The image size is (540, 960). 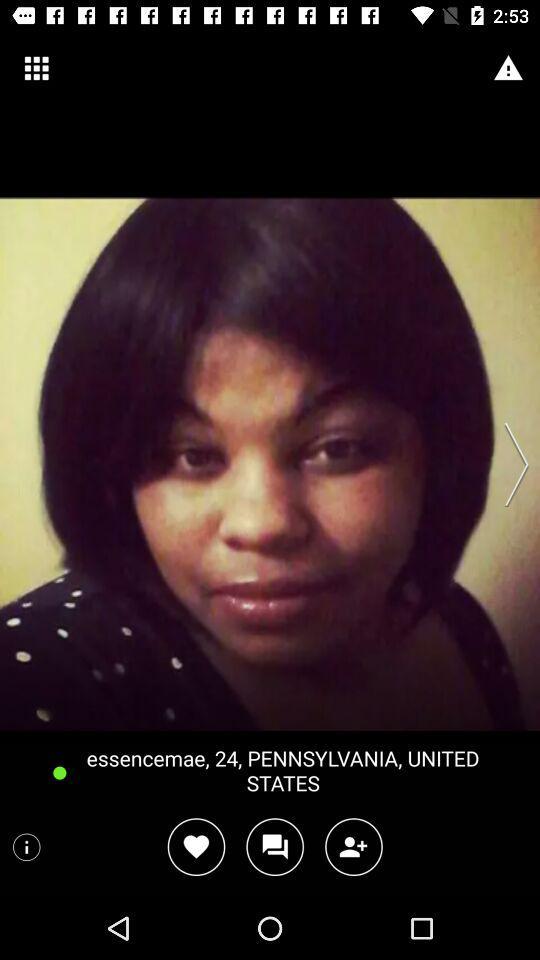 What do you see at coordinates (510, 464) in the screenshot?
I see `next photo` at bounding box center [510, 464].